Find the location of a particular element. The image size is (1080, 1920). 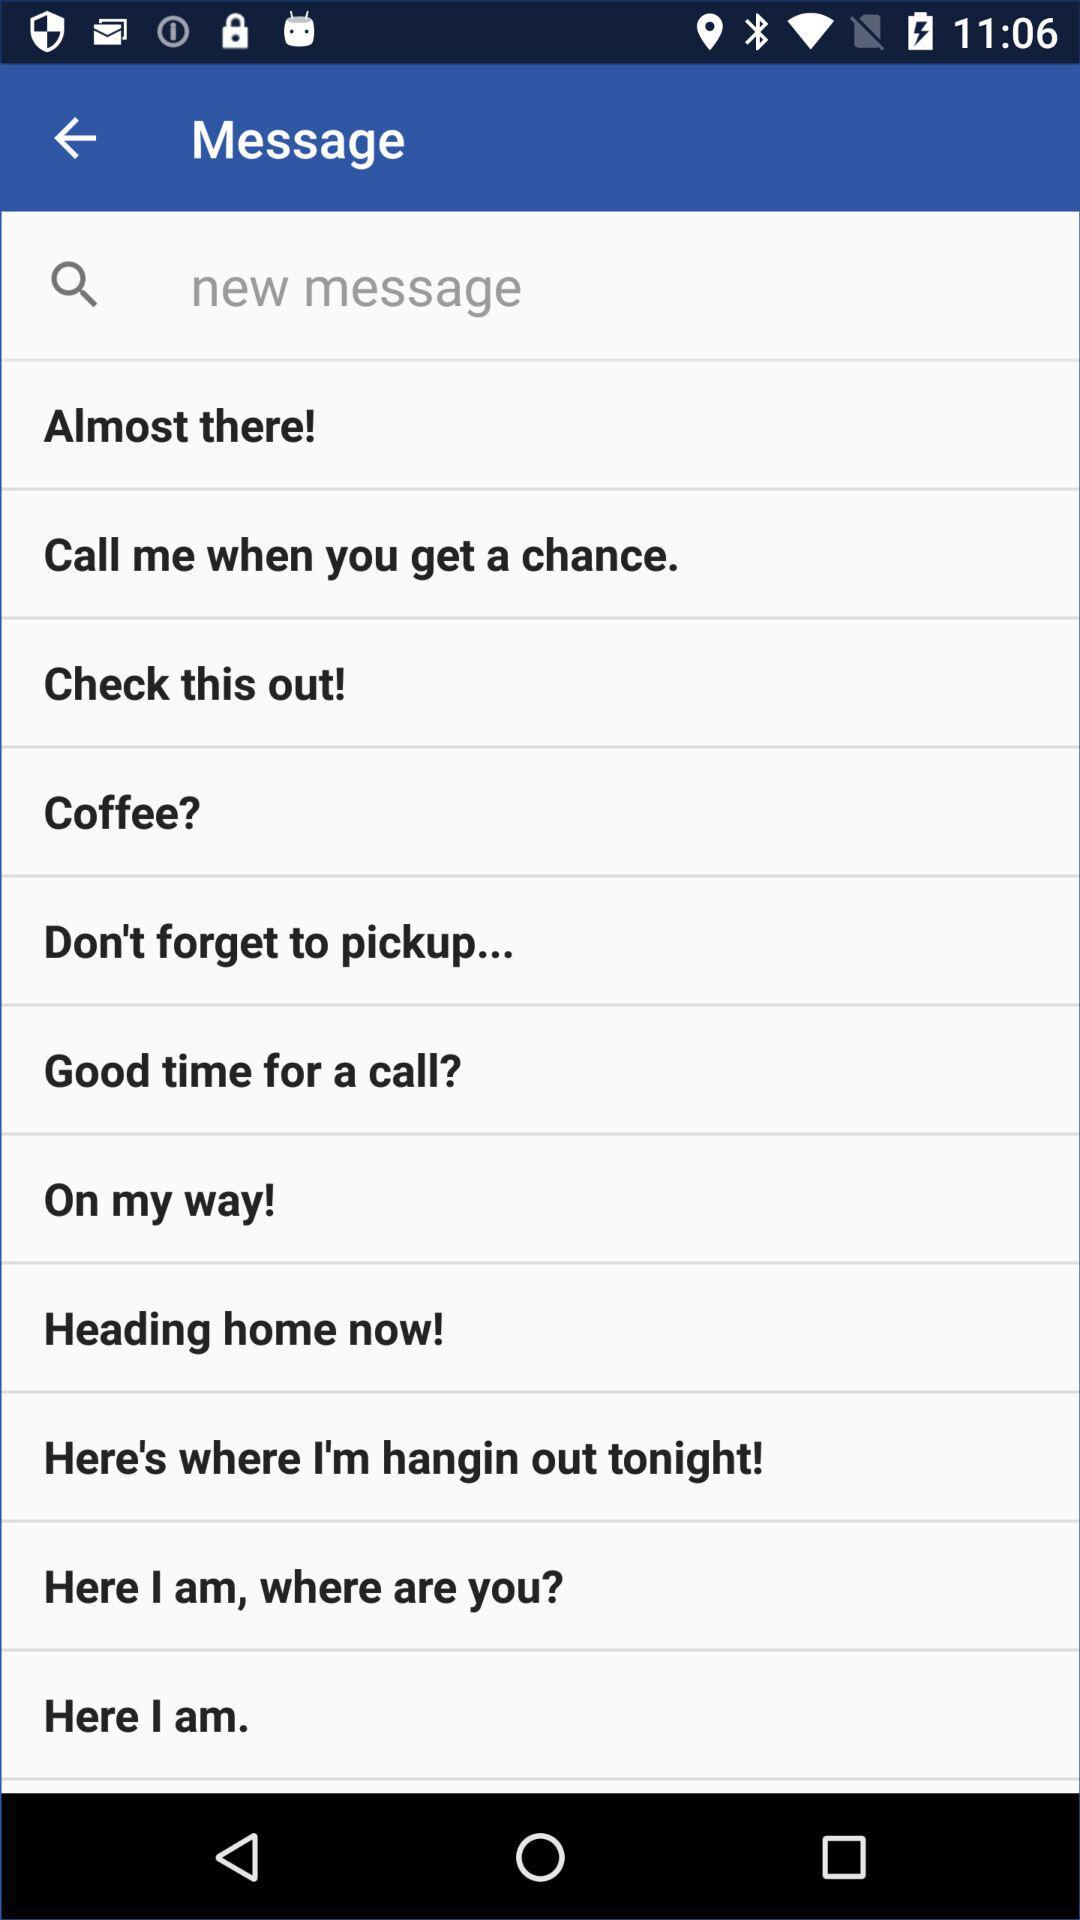

item above the here i am is located at coordinates (540, 1456).